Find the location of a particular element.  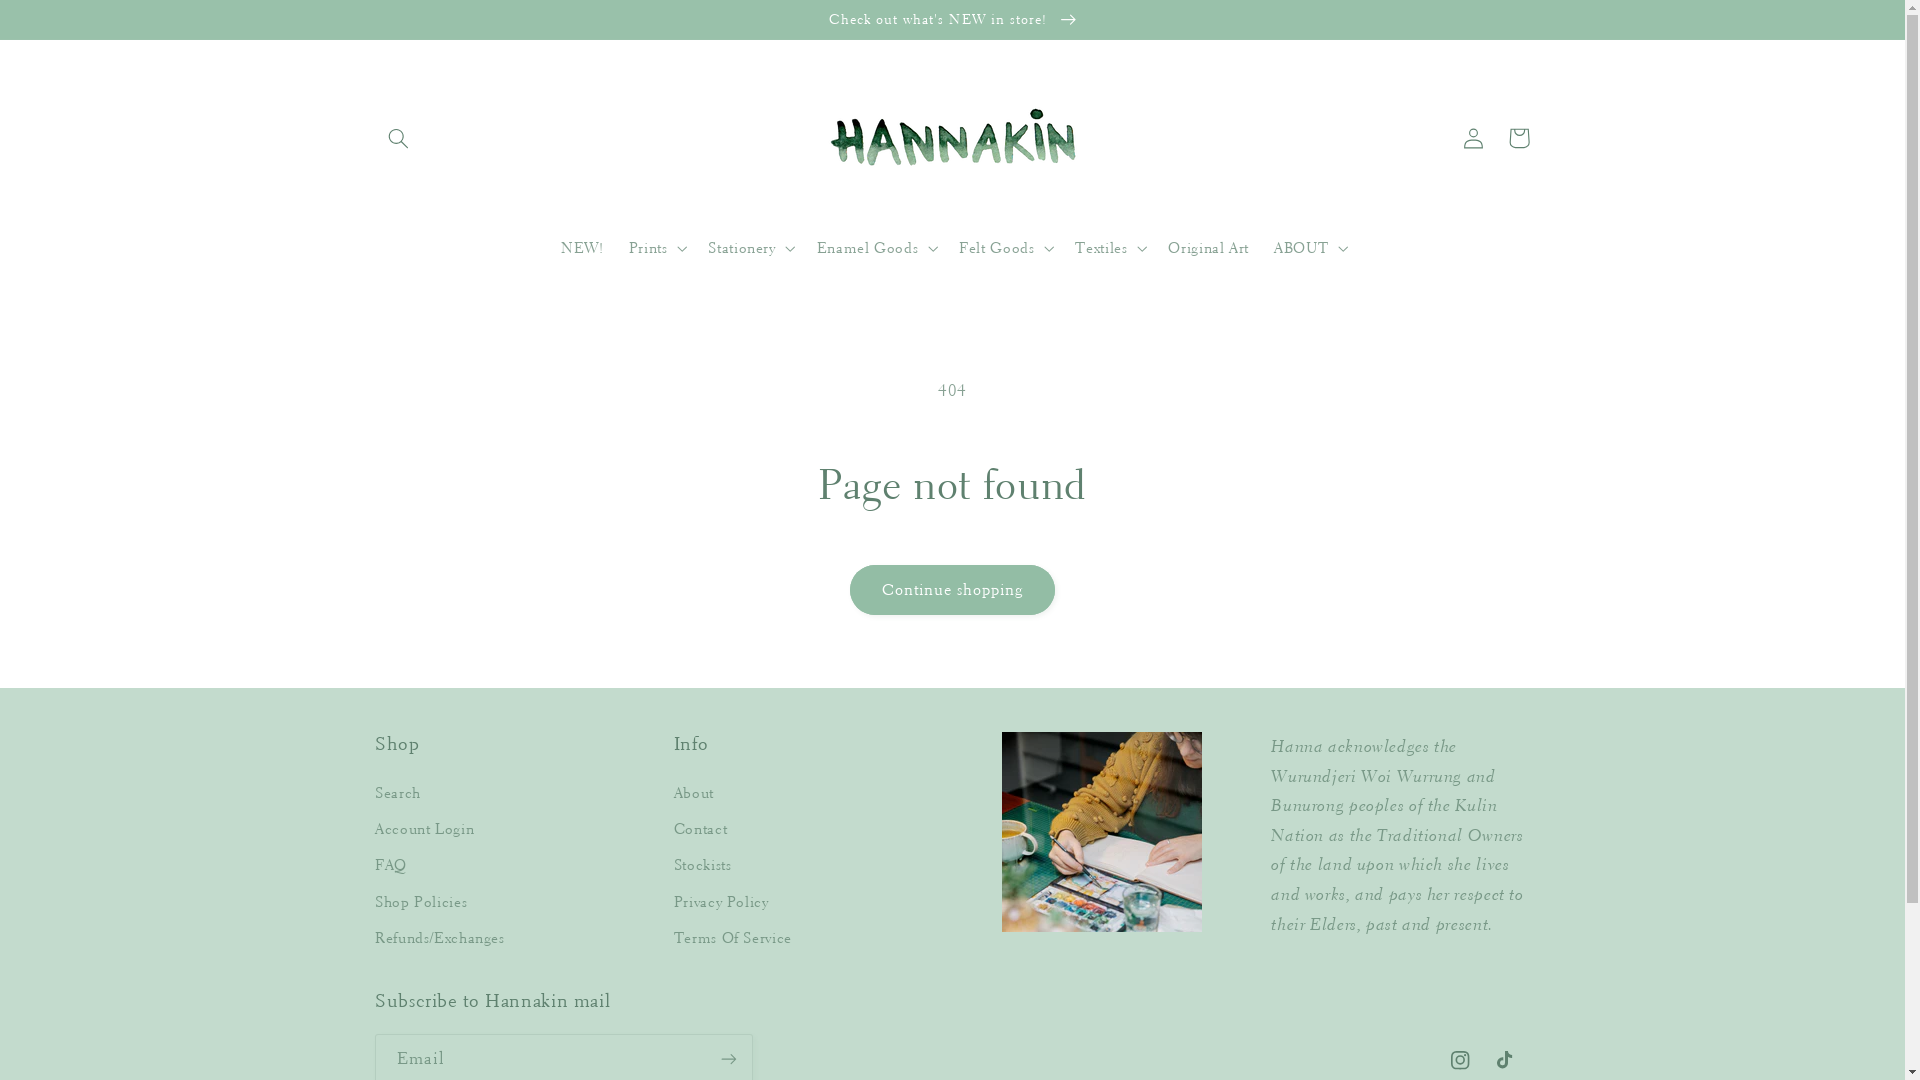

'Account Login' is located at coordinates (374, 829).